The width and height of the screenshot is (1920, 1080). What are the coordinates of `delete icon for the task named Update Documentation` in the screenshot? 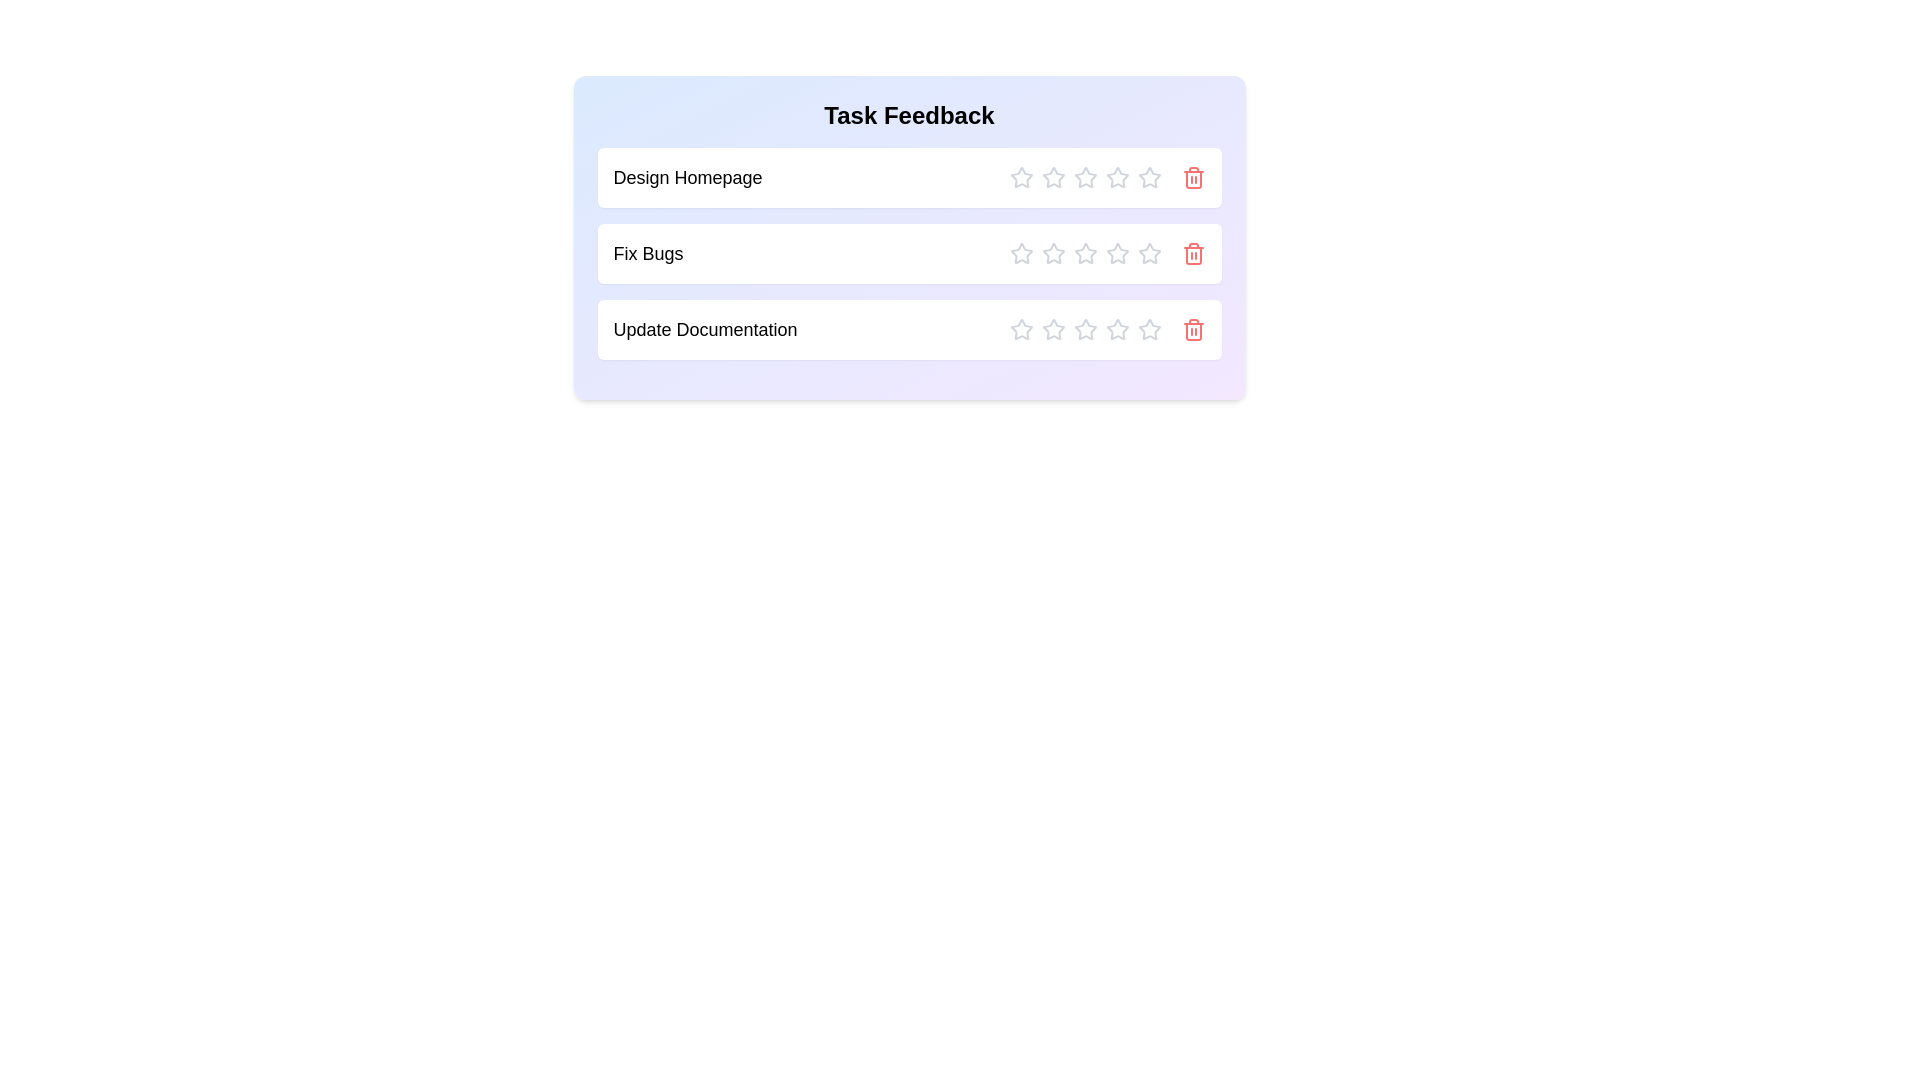 It's located at (1193, 329).